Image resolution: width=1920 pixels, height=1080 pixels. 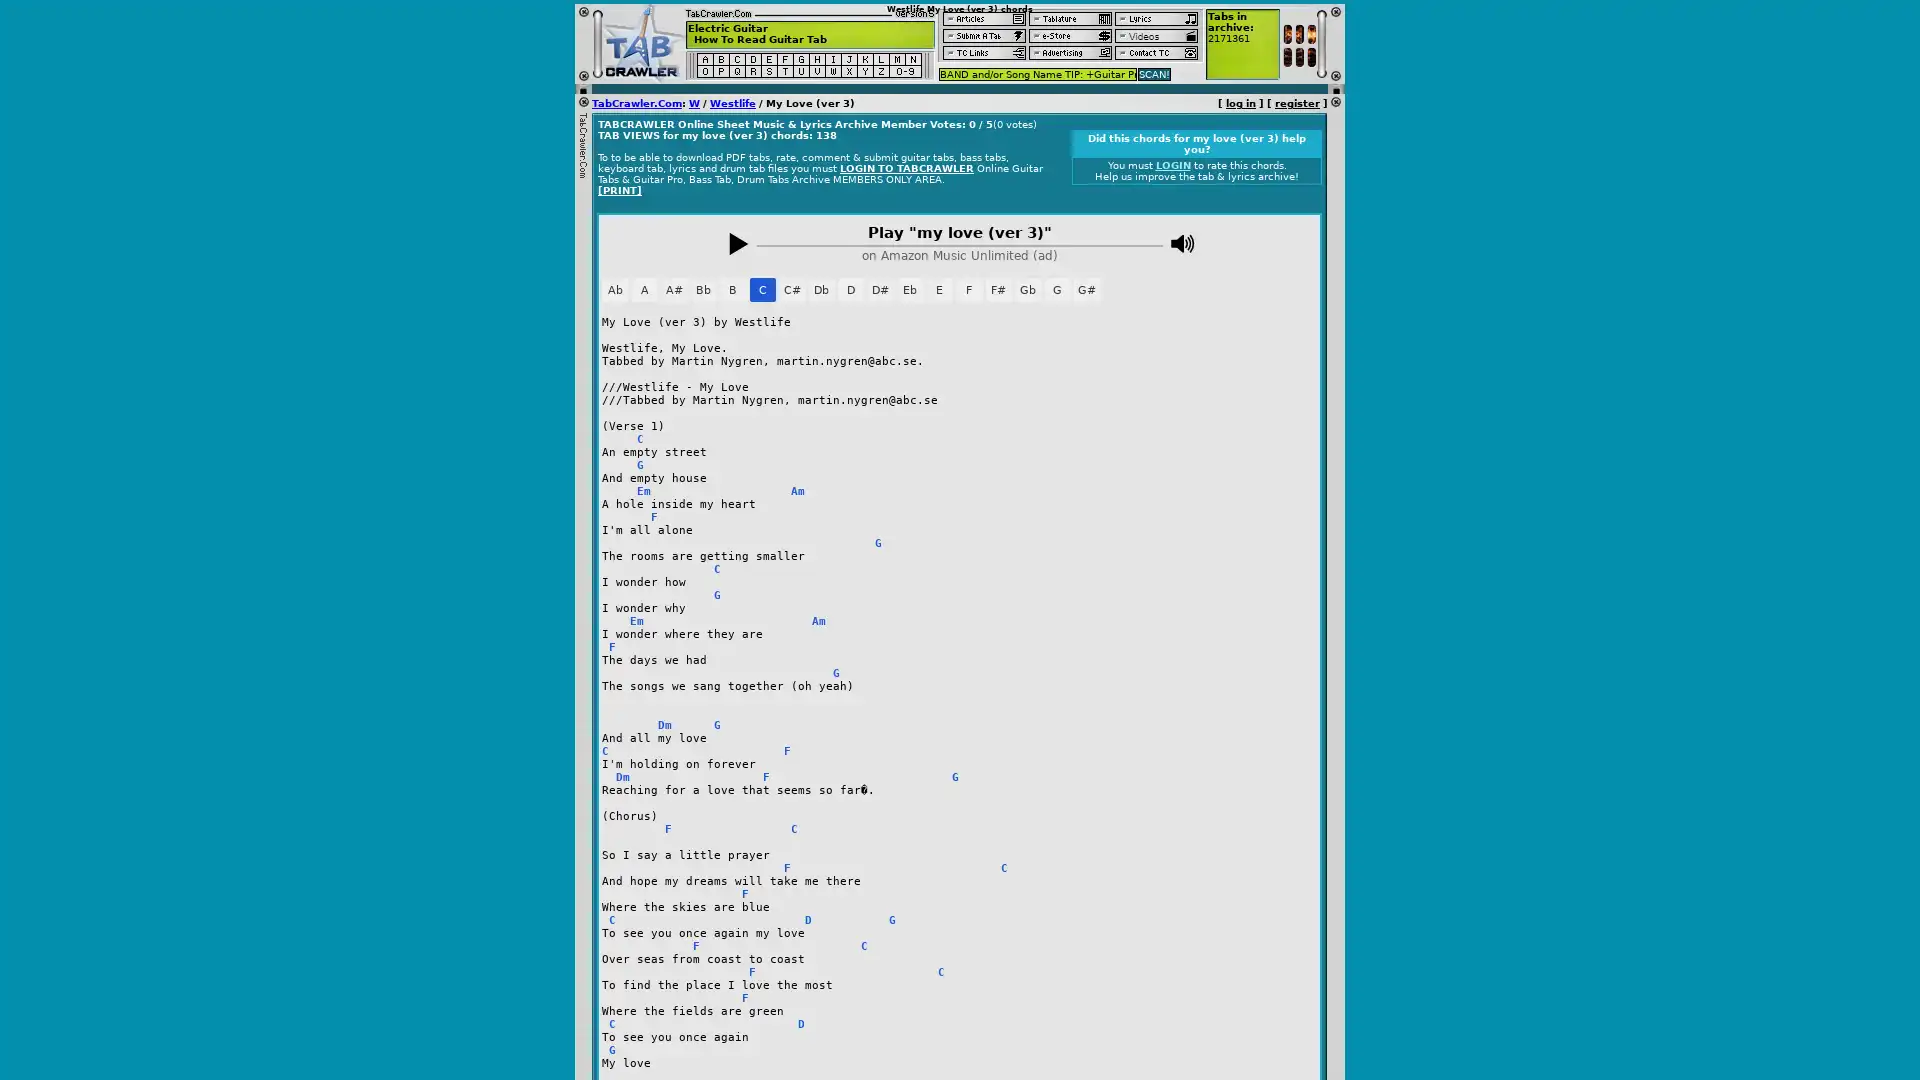 What do you see at coordinates (1154, 72) in the screenshot?
I see `SCAN!` at bounding box center [1154, 72].